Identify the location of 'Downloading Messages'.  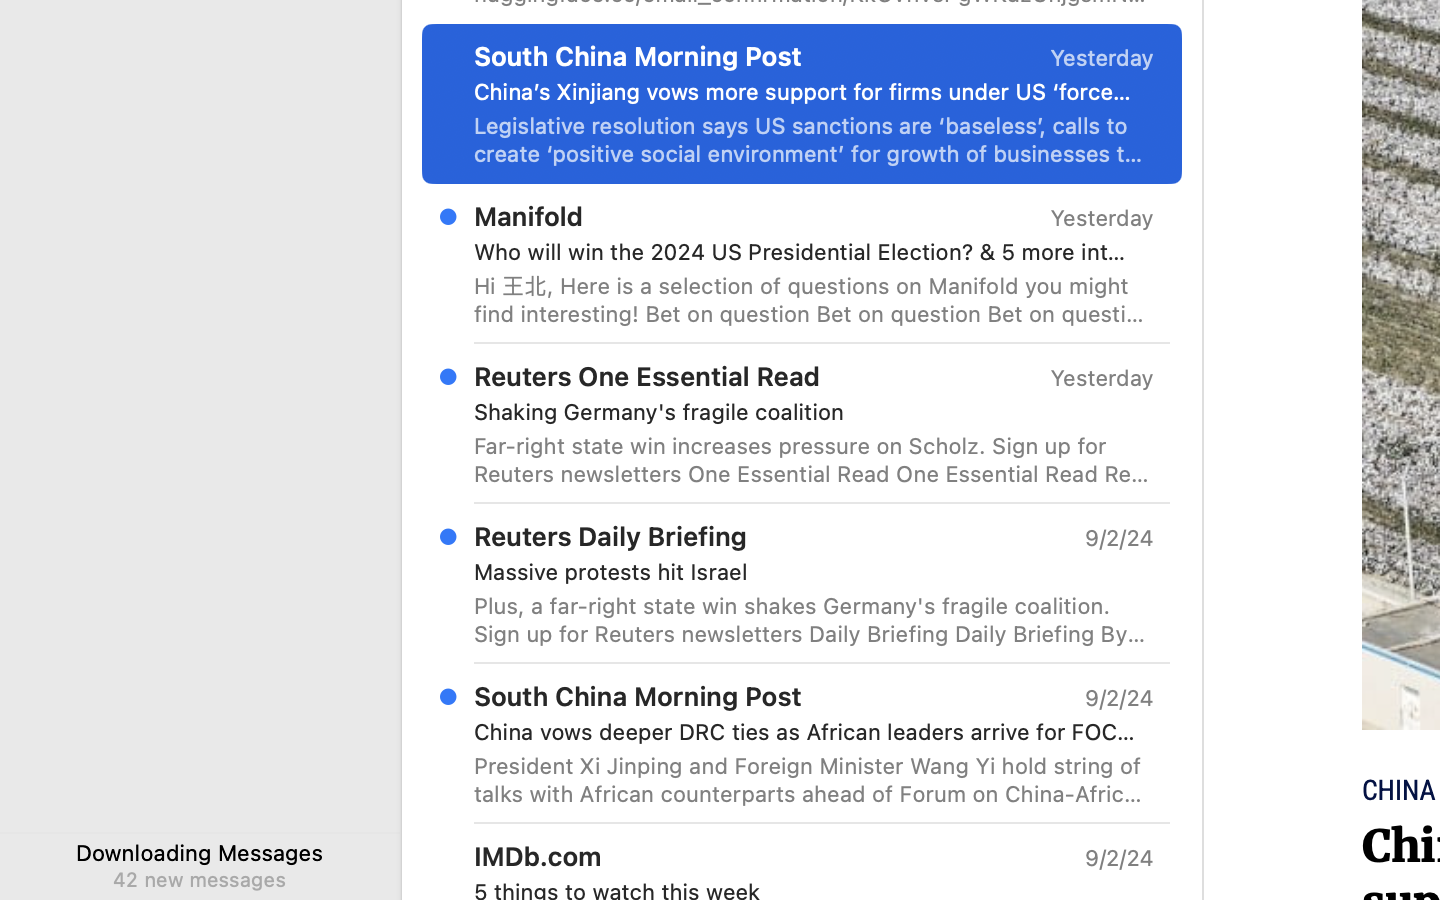
(200, 852).